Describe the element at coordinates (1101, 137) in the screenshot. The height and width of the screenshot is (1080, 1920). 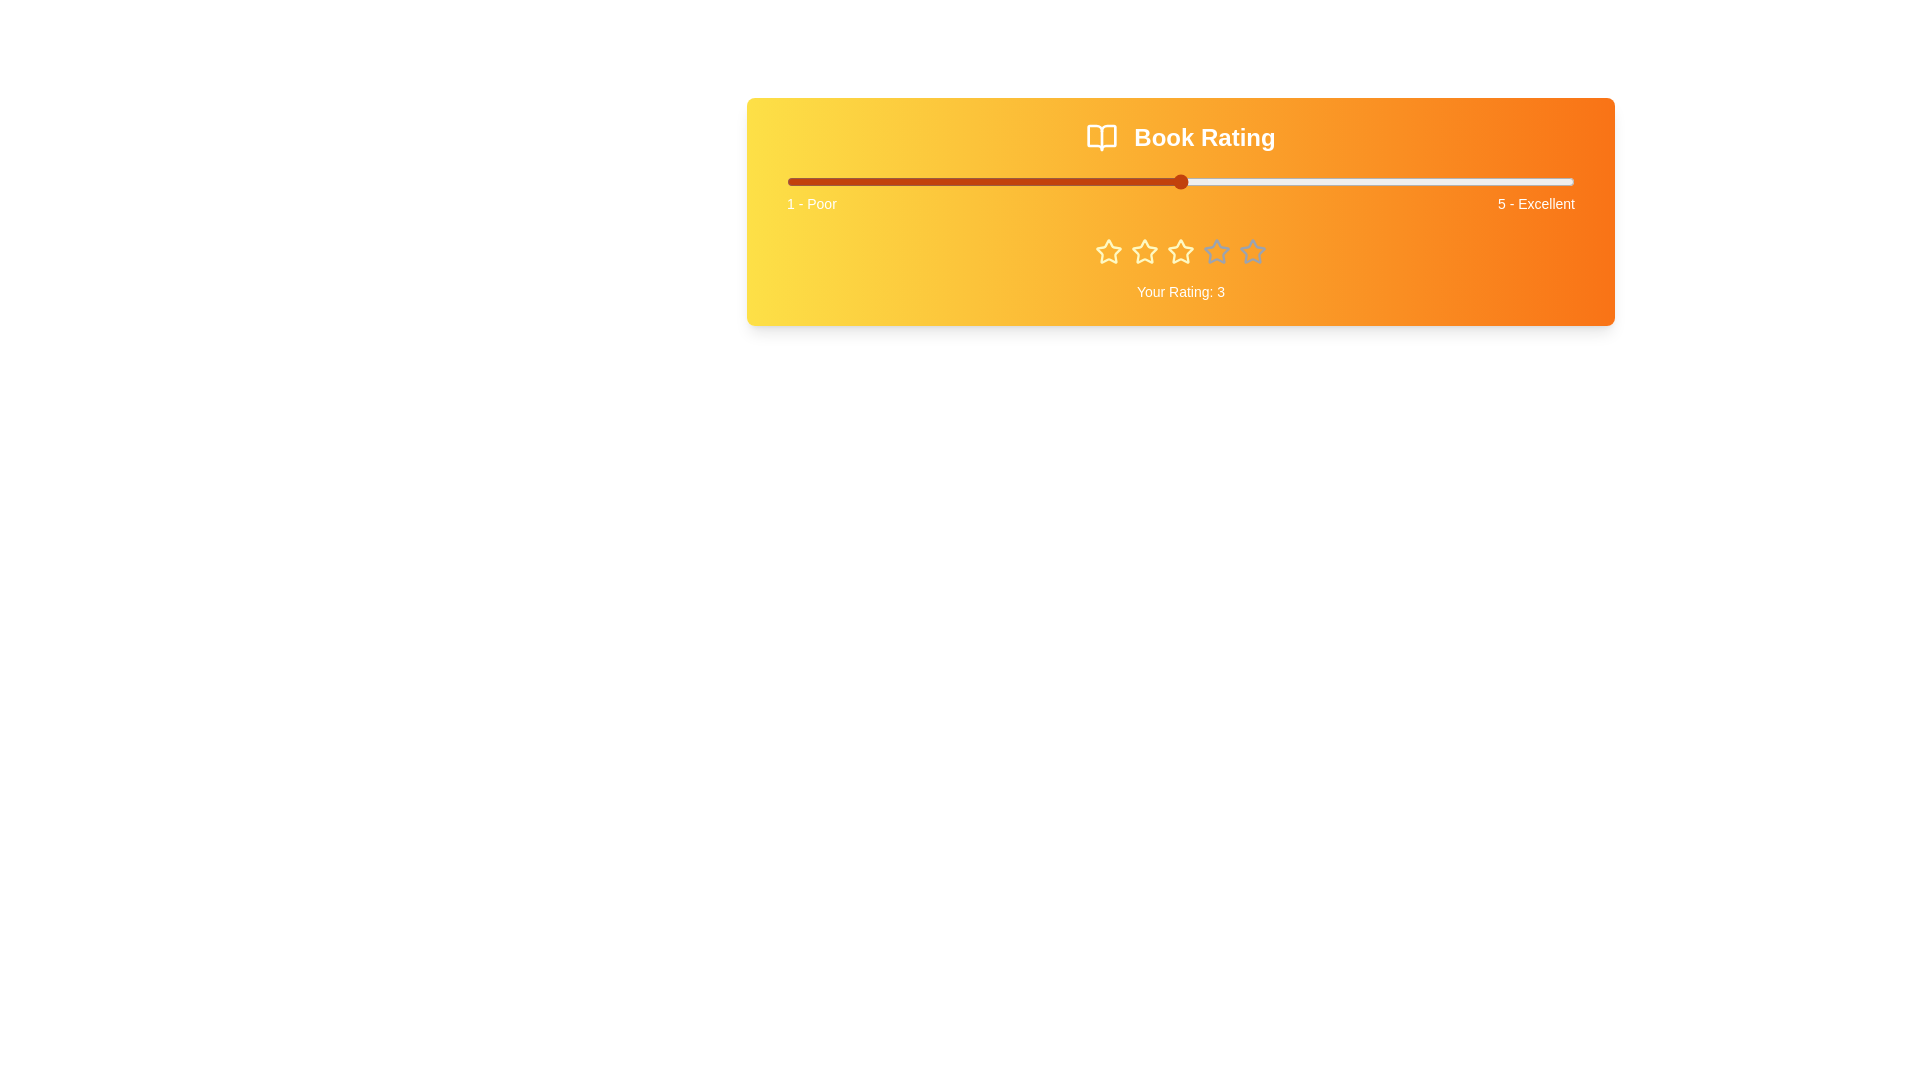
I see `the open book icon, which is centrally located within the 'Book Rating' section of the interface` at that location.